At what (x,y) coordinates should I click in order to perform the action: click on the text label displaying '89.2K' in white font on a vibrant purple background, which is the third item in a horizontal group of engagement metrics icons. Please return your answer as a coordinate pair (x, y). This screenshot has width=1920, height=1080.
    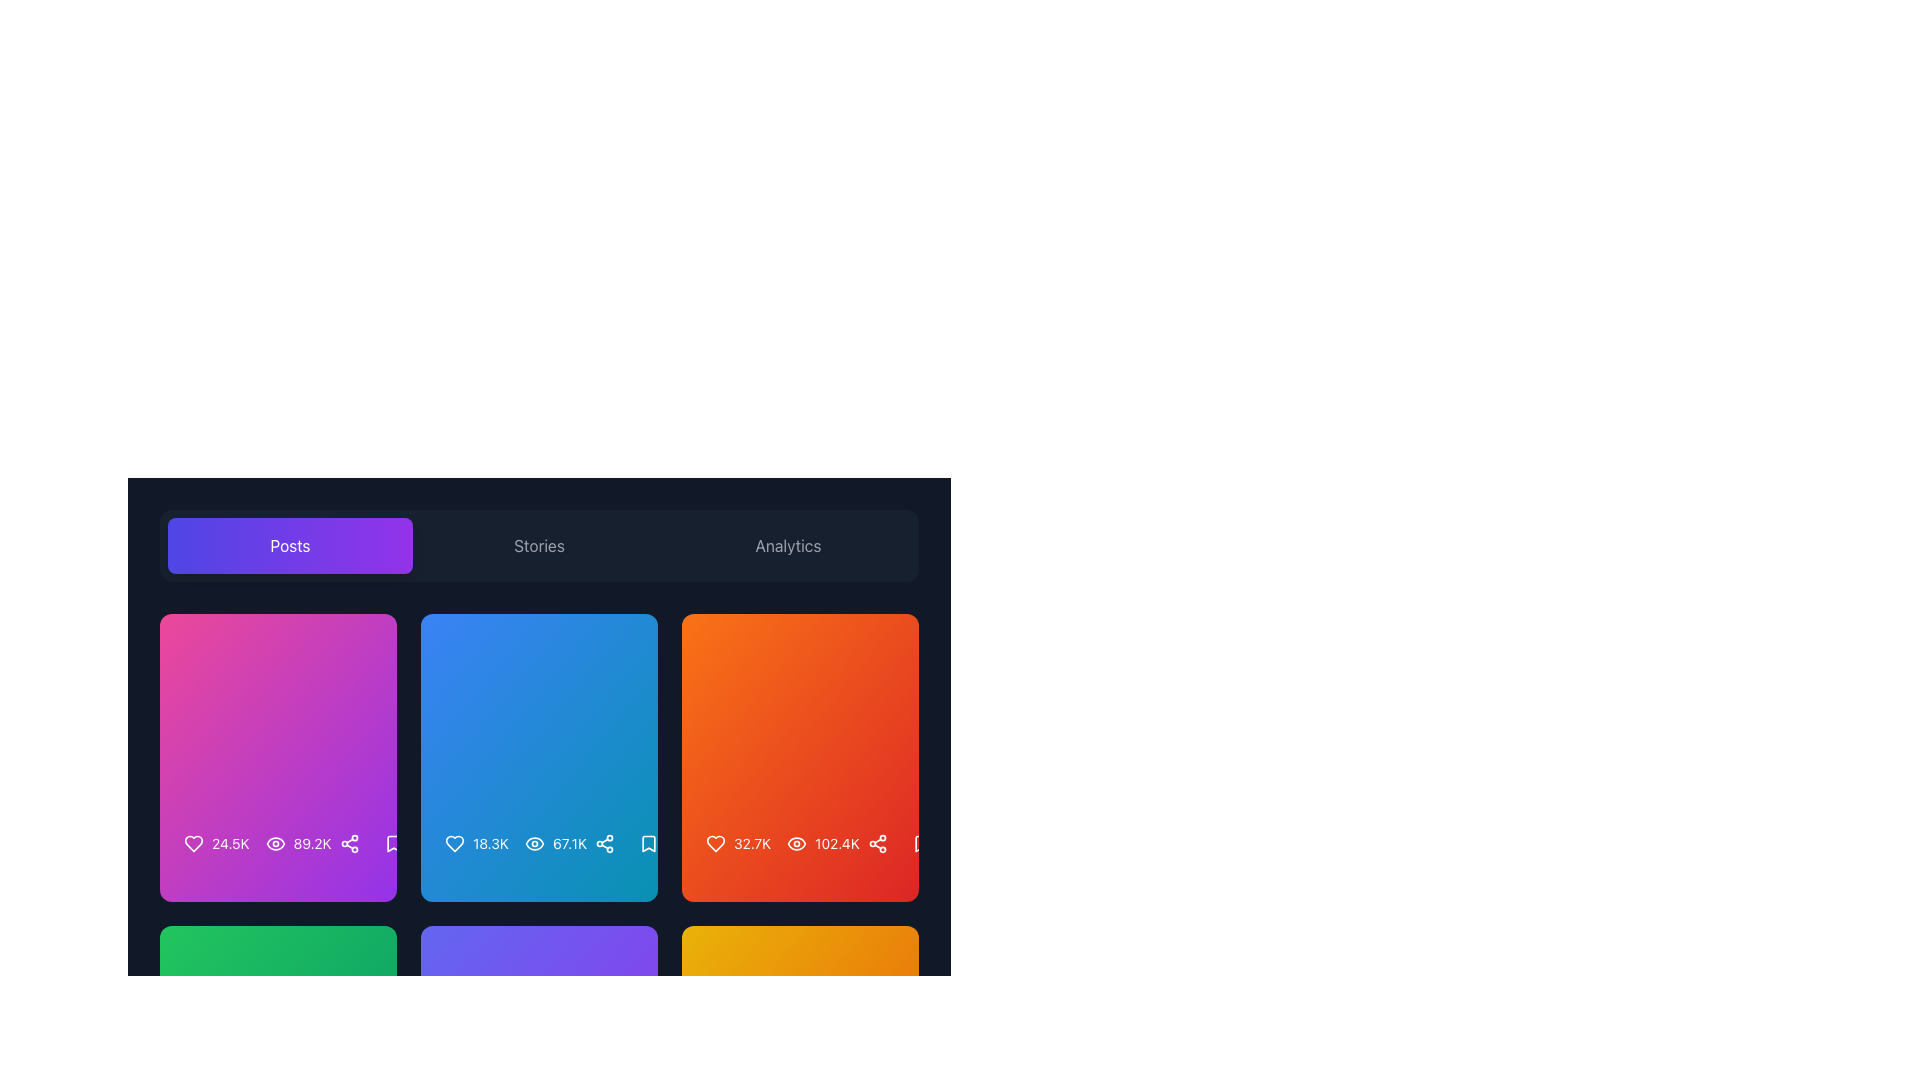
    Looking at the image, I should click on (311, 844).